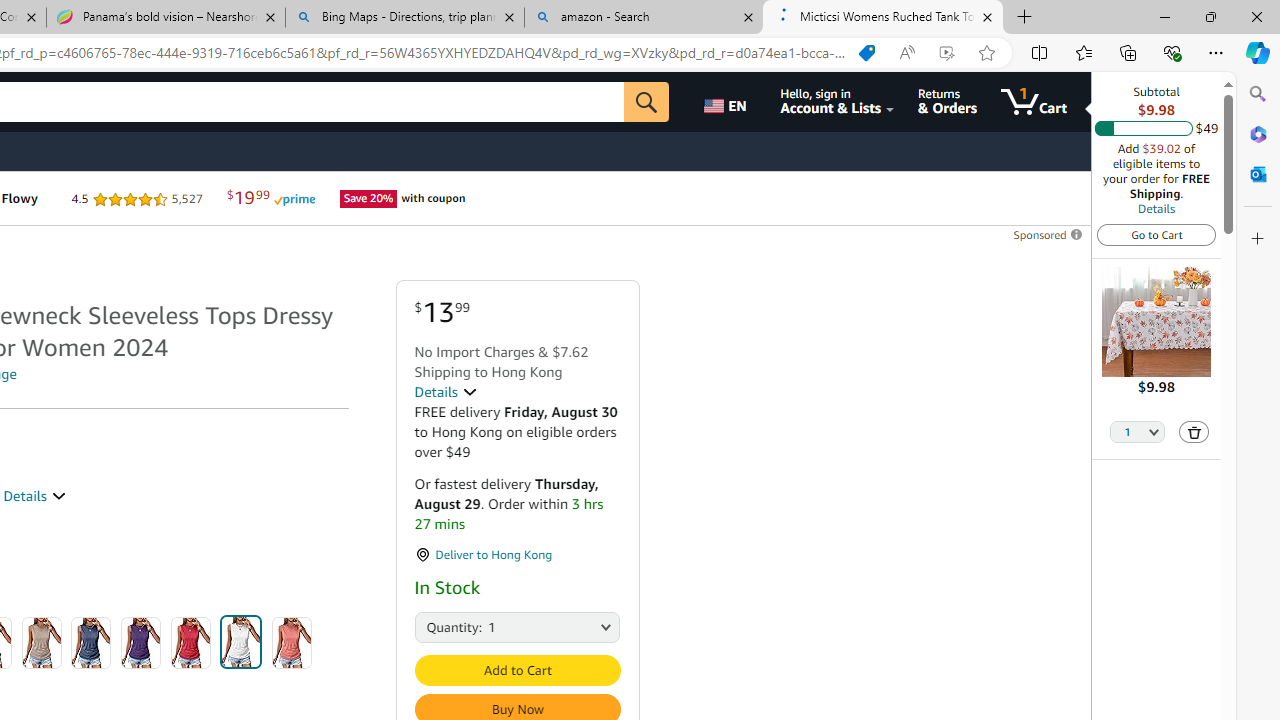 The image size is (1280, 720). Describe the element at coordinates (90, 642) in the screenshot. I see `'Navy Blue'` at that location.